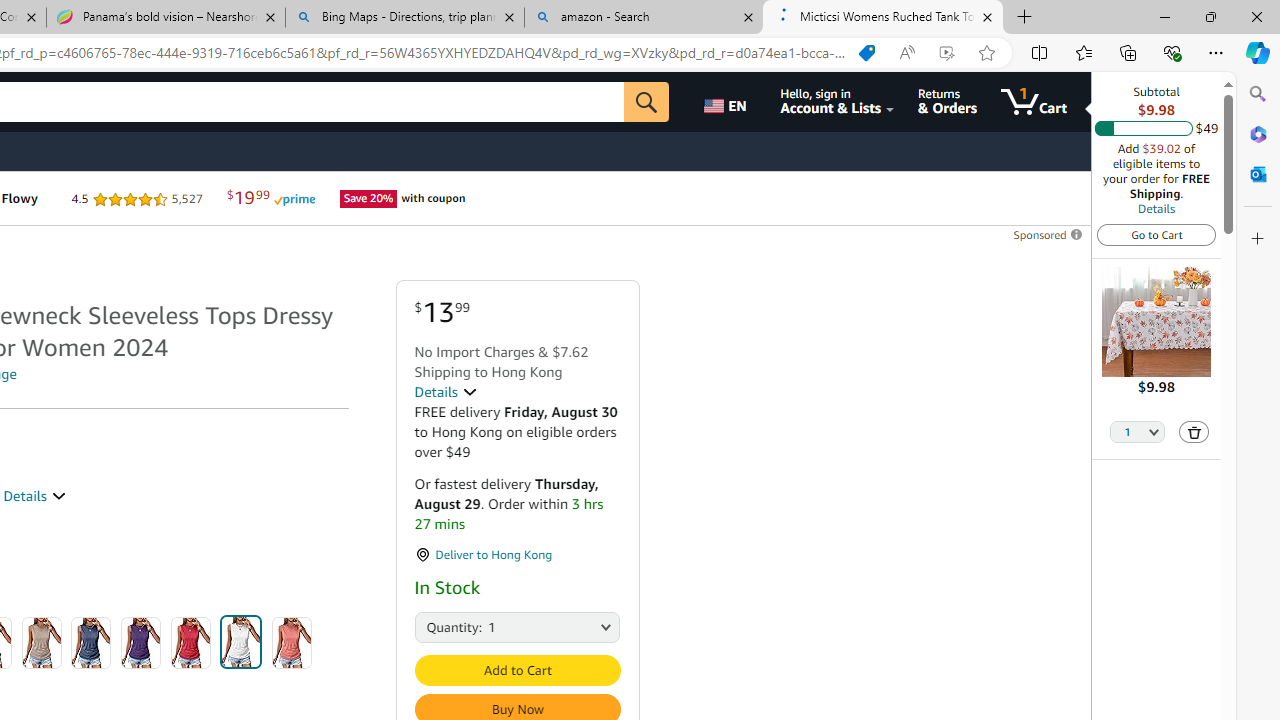 The image size is (1280, 720). Describe the element at coordinates (90, 642) in the screenshot. I see `'Navy Blue'` at that location.